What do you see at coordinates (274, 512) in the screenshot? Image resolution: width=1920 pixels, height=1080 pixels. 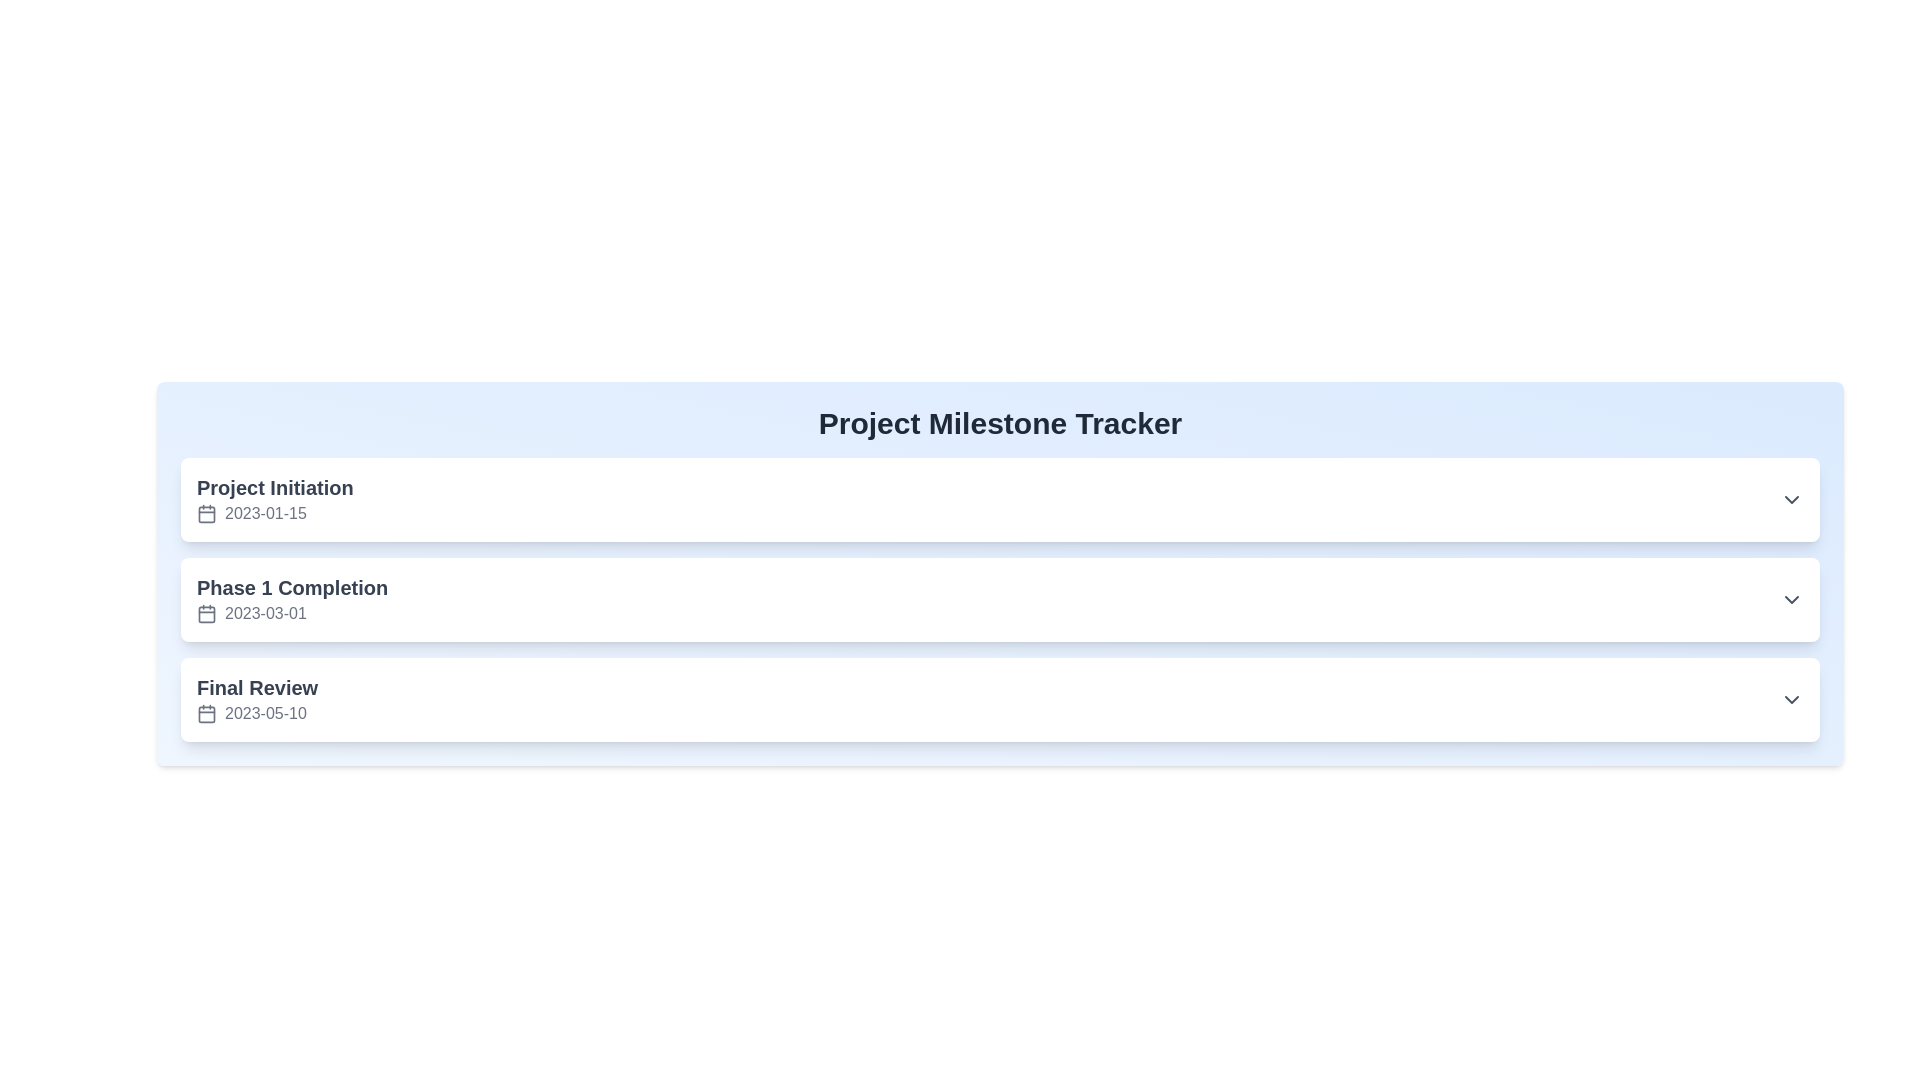 I see `the date element displaying '2023-01-15' with the accompanying calendar icon, located below the heading 'Project Initiation'` at bounding box center [274, 512].